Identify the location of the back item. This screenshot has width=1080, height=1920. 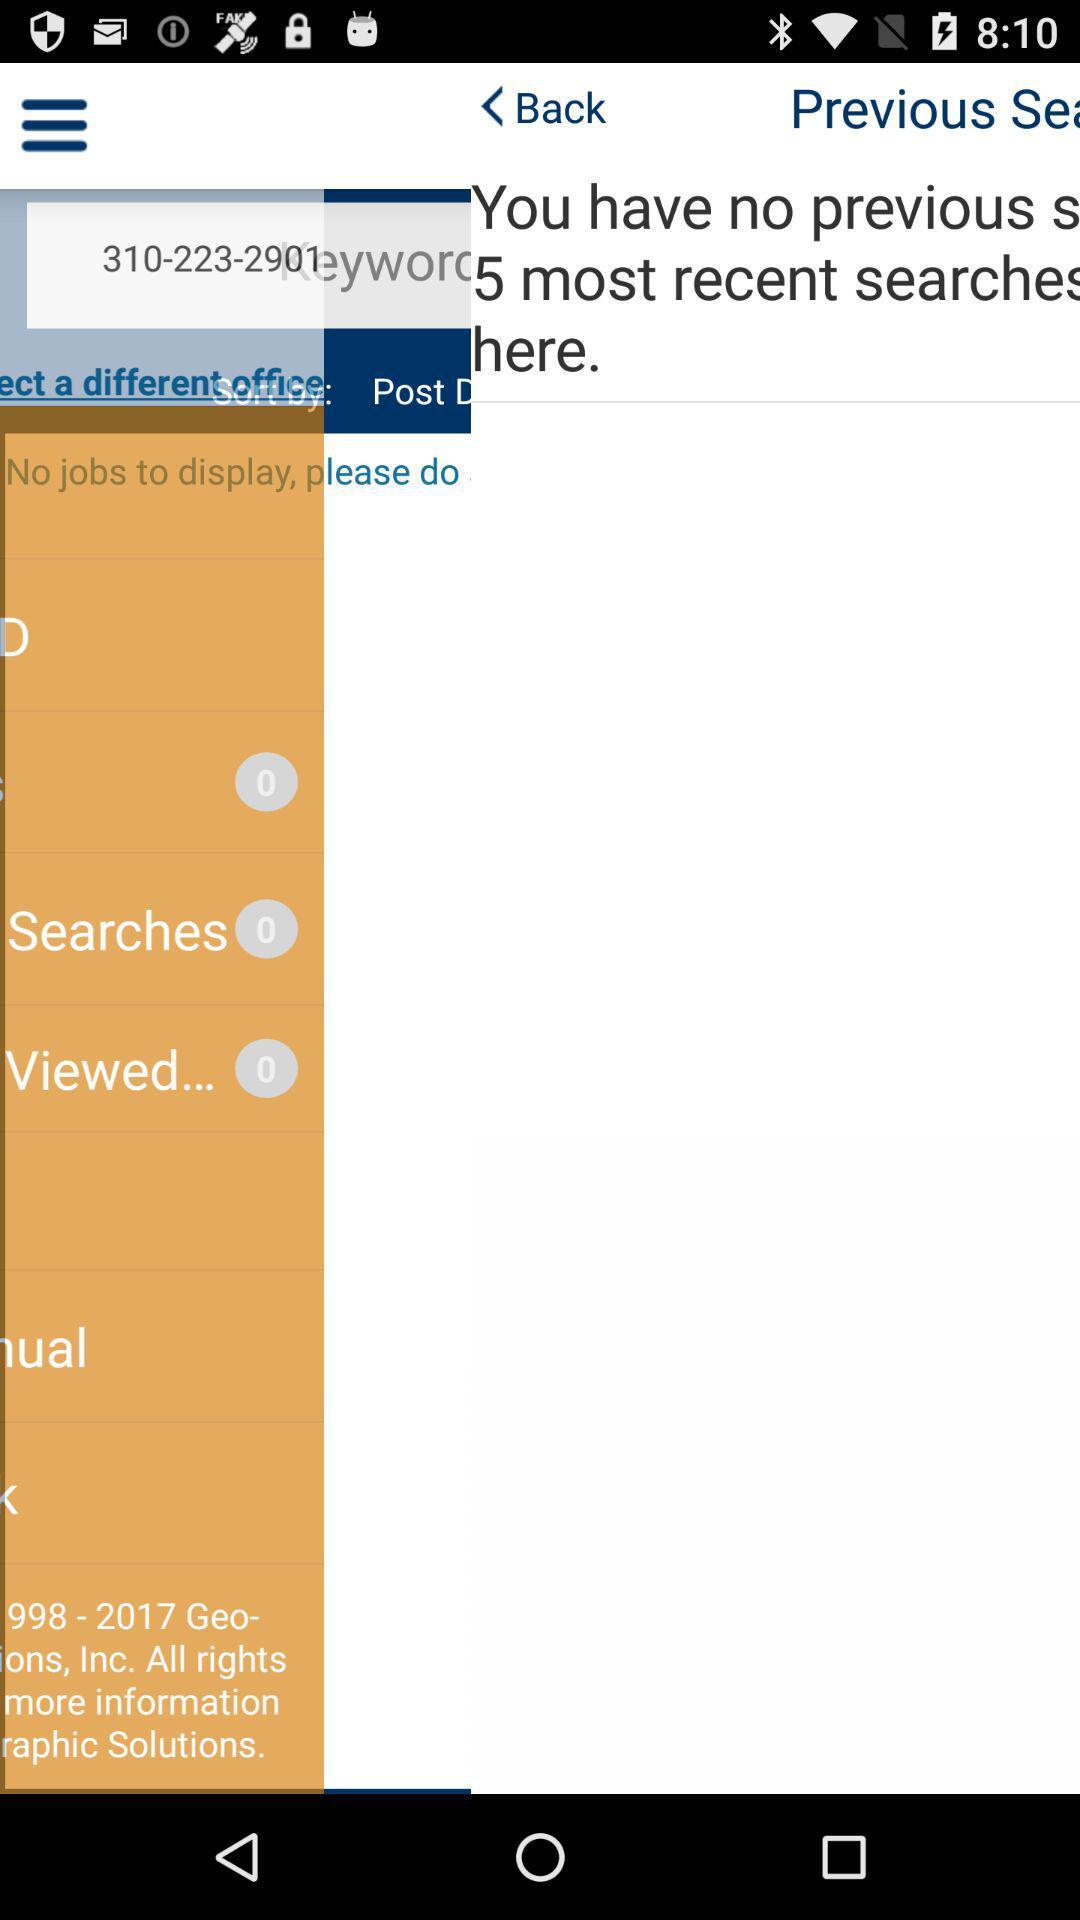
(66, 105).